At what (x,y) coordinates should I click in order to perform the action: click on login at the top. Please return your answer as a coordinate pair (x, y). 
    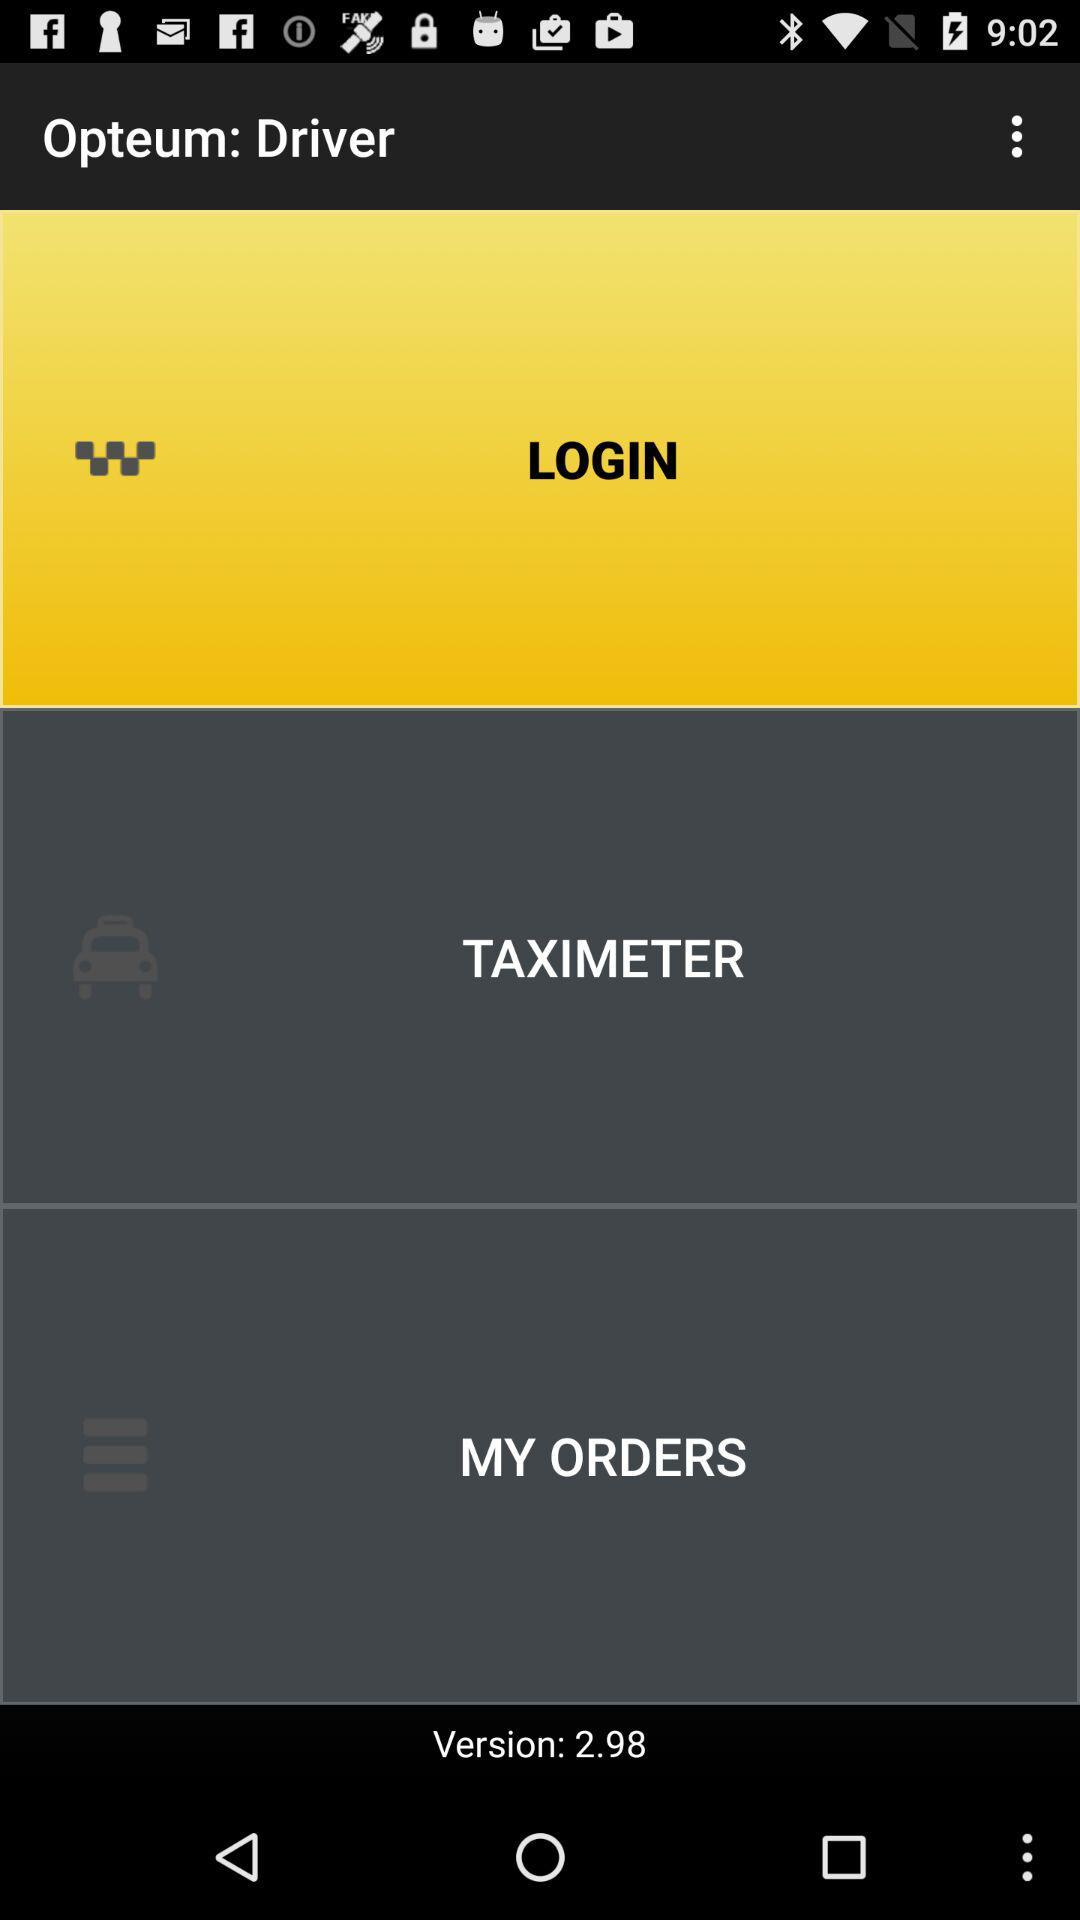
    Looking at the image, I should click on (540, 458).